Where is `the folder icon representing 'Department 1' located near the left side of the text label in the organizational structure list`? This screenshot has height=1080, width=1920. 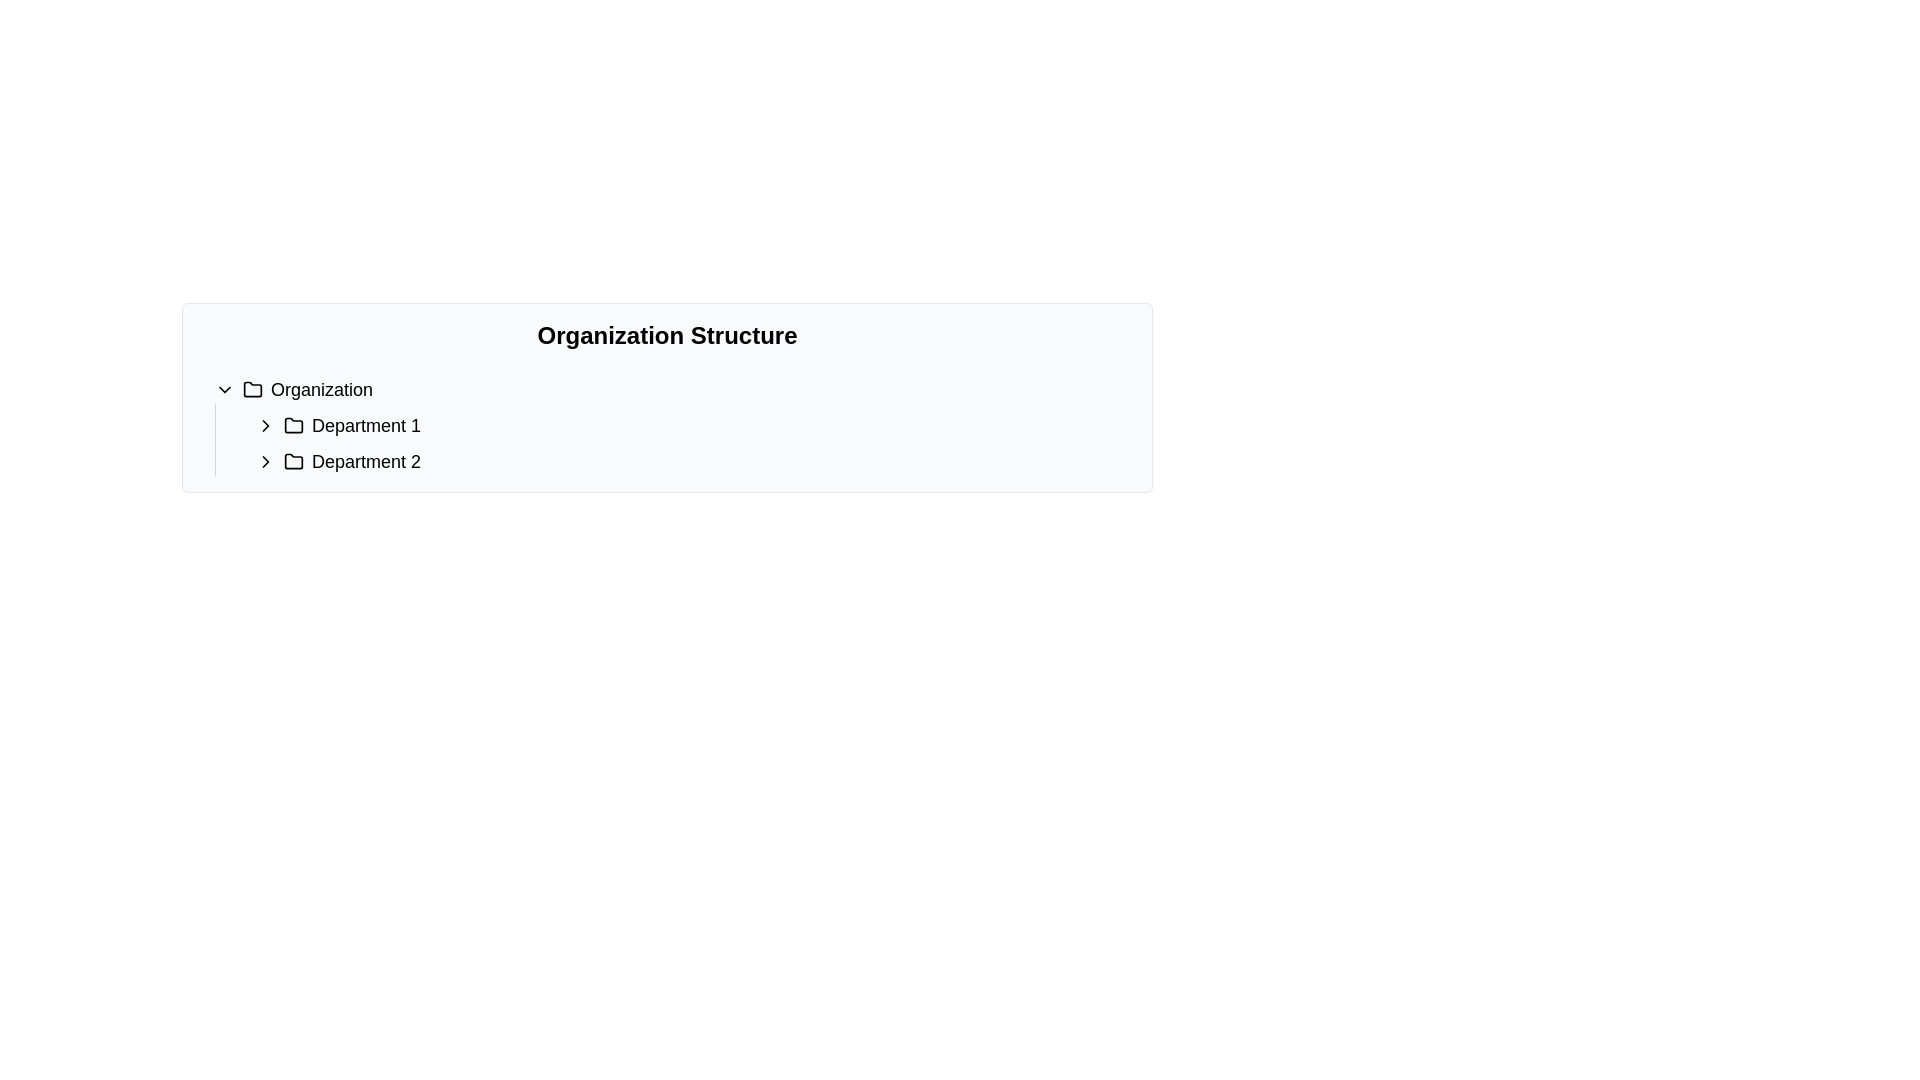 the folder icon representing 'Department 1' located near the left side of the text label in the organizational structure list is located at coordinates (292, 424).